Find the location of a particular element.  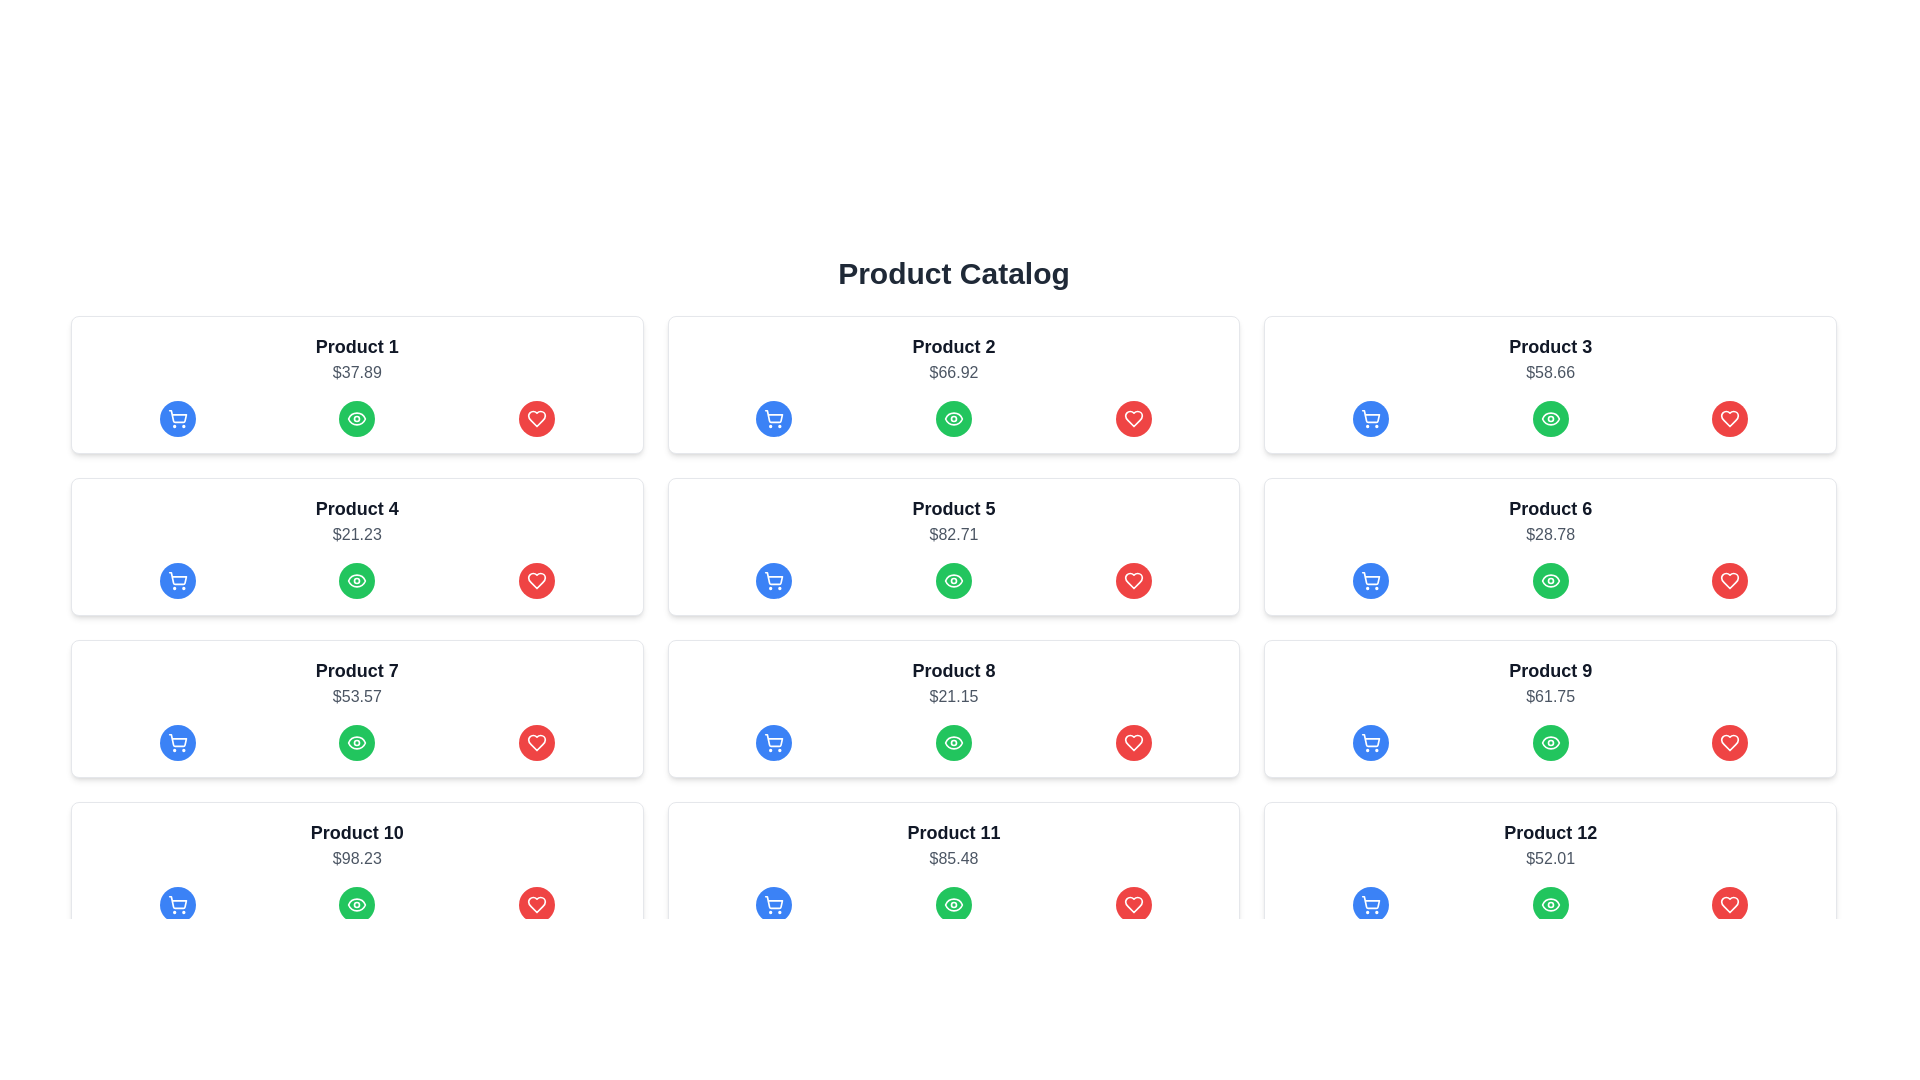

the leftmost icon in the button group associated with 'Product 7' is located at coordinates (177, 743).